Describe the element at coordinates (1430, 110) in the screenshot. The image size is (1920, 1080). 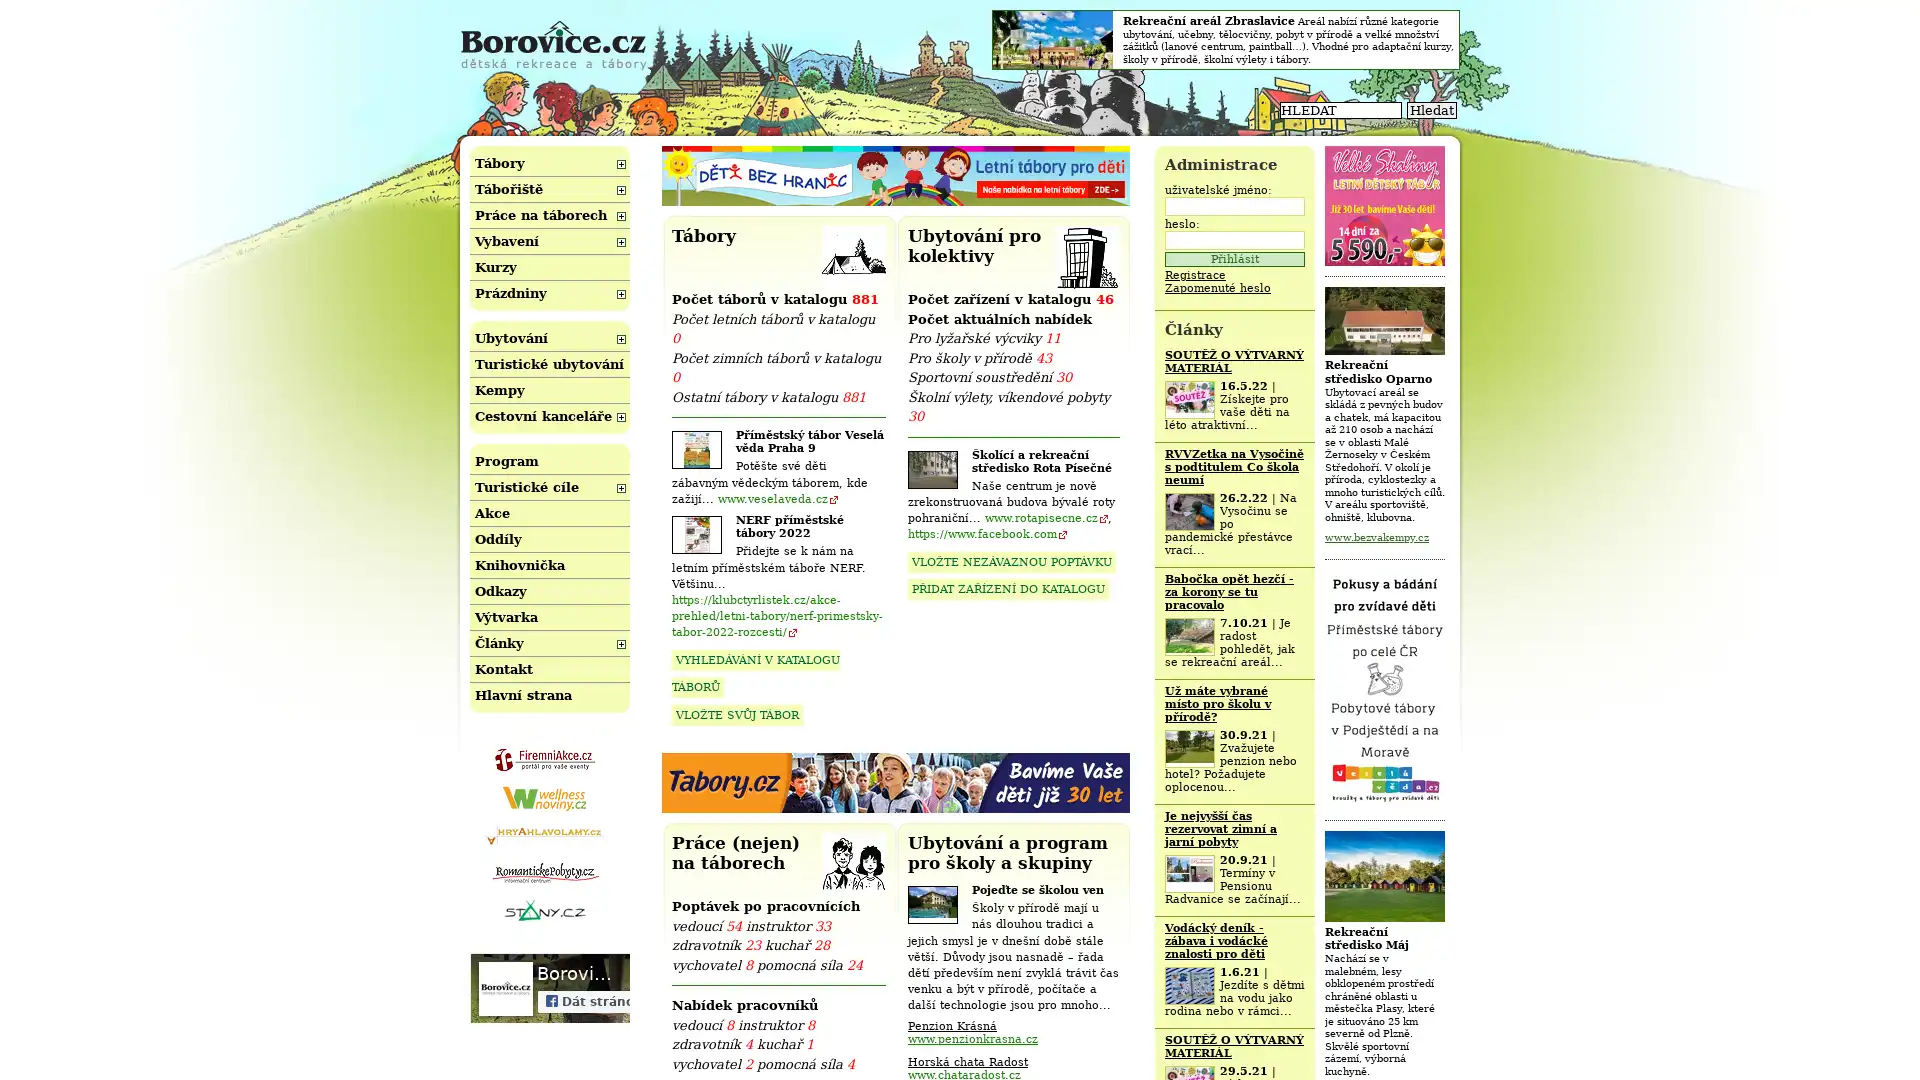
I see `Hledat` at that location.